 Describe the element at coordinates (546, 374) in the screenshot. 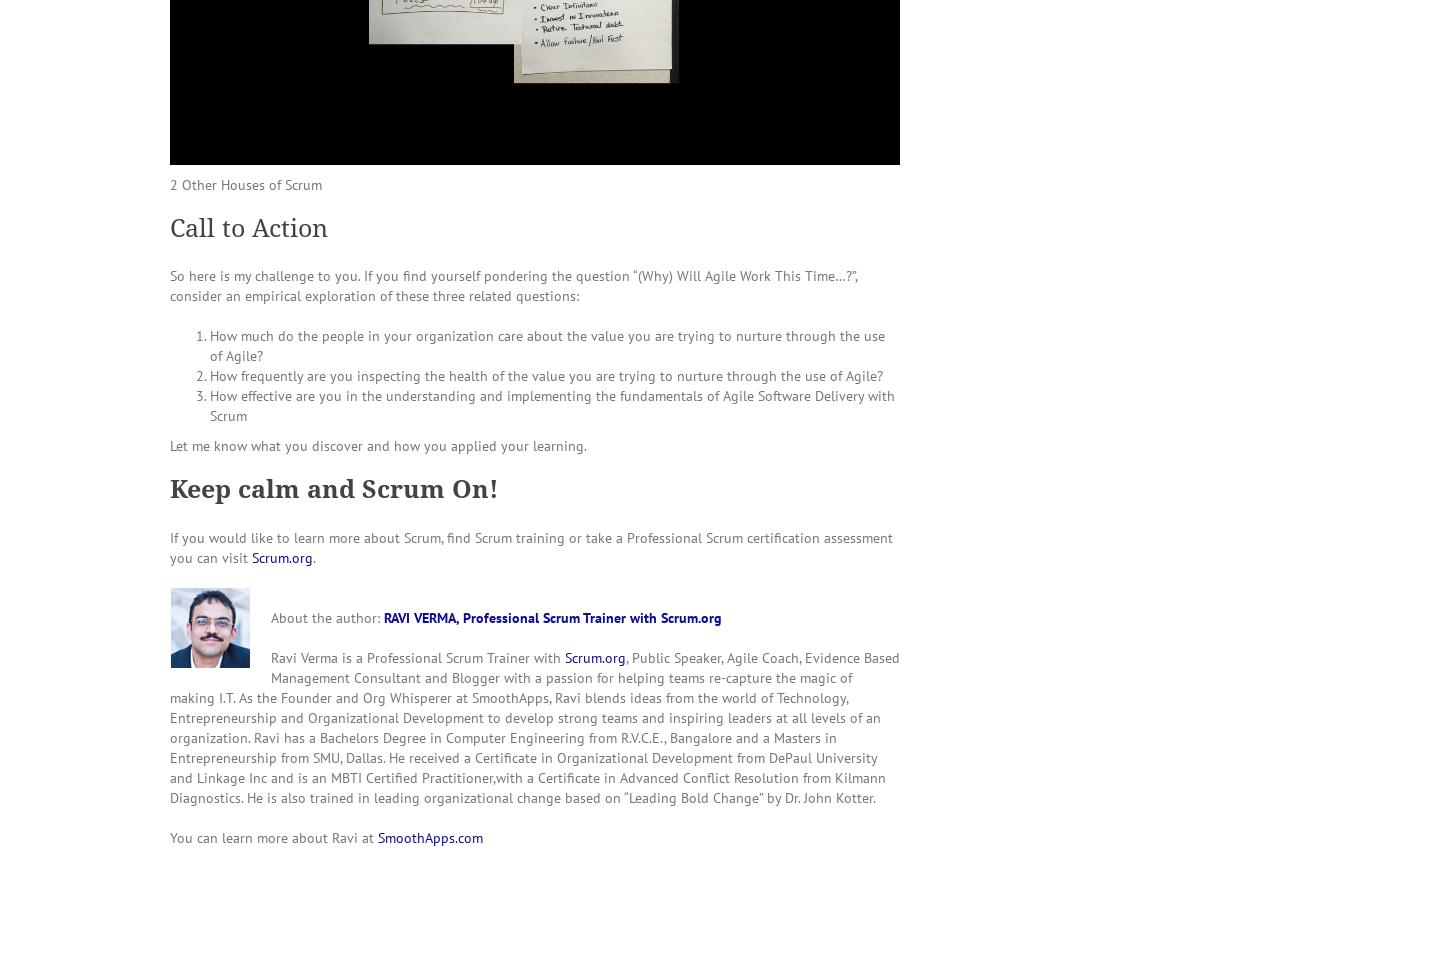

I see `'How frequently are you inspecting the health of the value you are trying to nurture through the use of Agile?'` at that location.